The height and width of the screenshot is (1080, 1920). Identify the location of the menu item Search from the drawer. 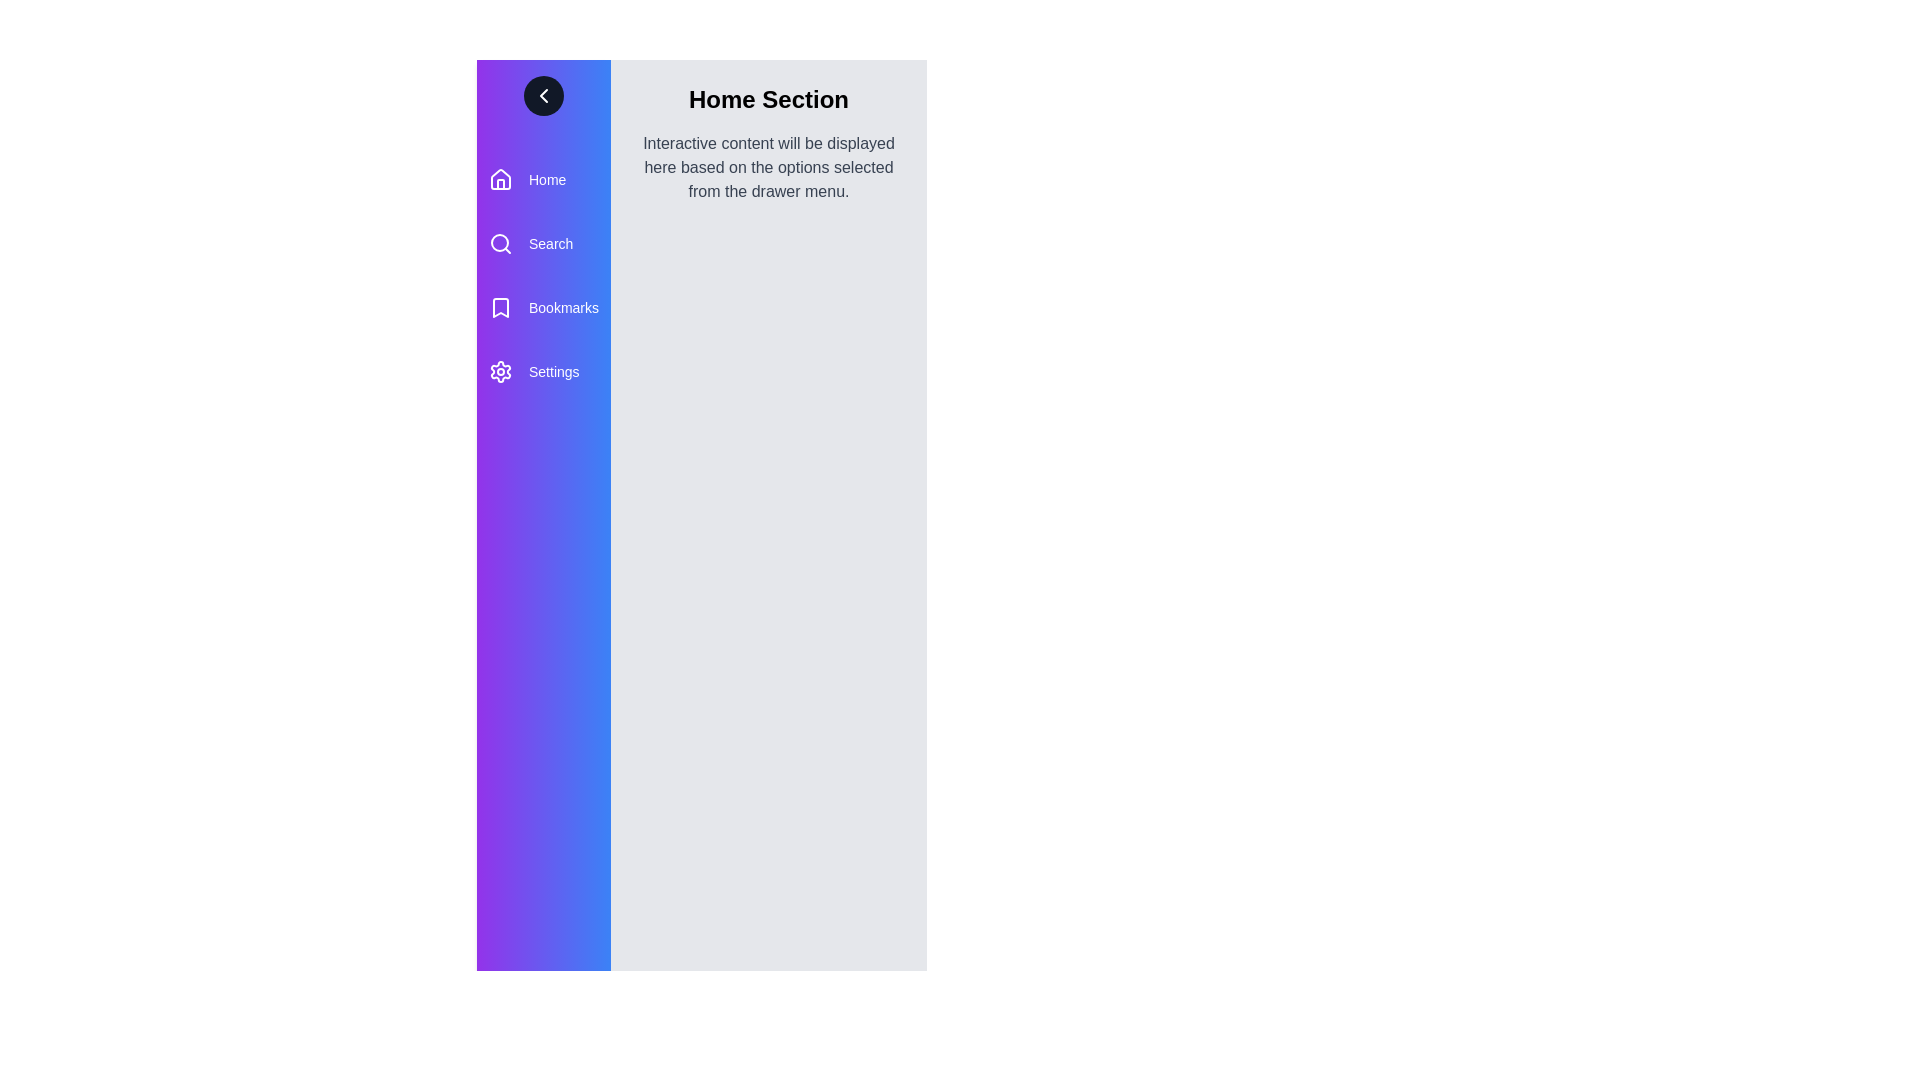
(543, 242).